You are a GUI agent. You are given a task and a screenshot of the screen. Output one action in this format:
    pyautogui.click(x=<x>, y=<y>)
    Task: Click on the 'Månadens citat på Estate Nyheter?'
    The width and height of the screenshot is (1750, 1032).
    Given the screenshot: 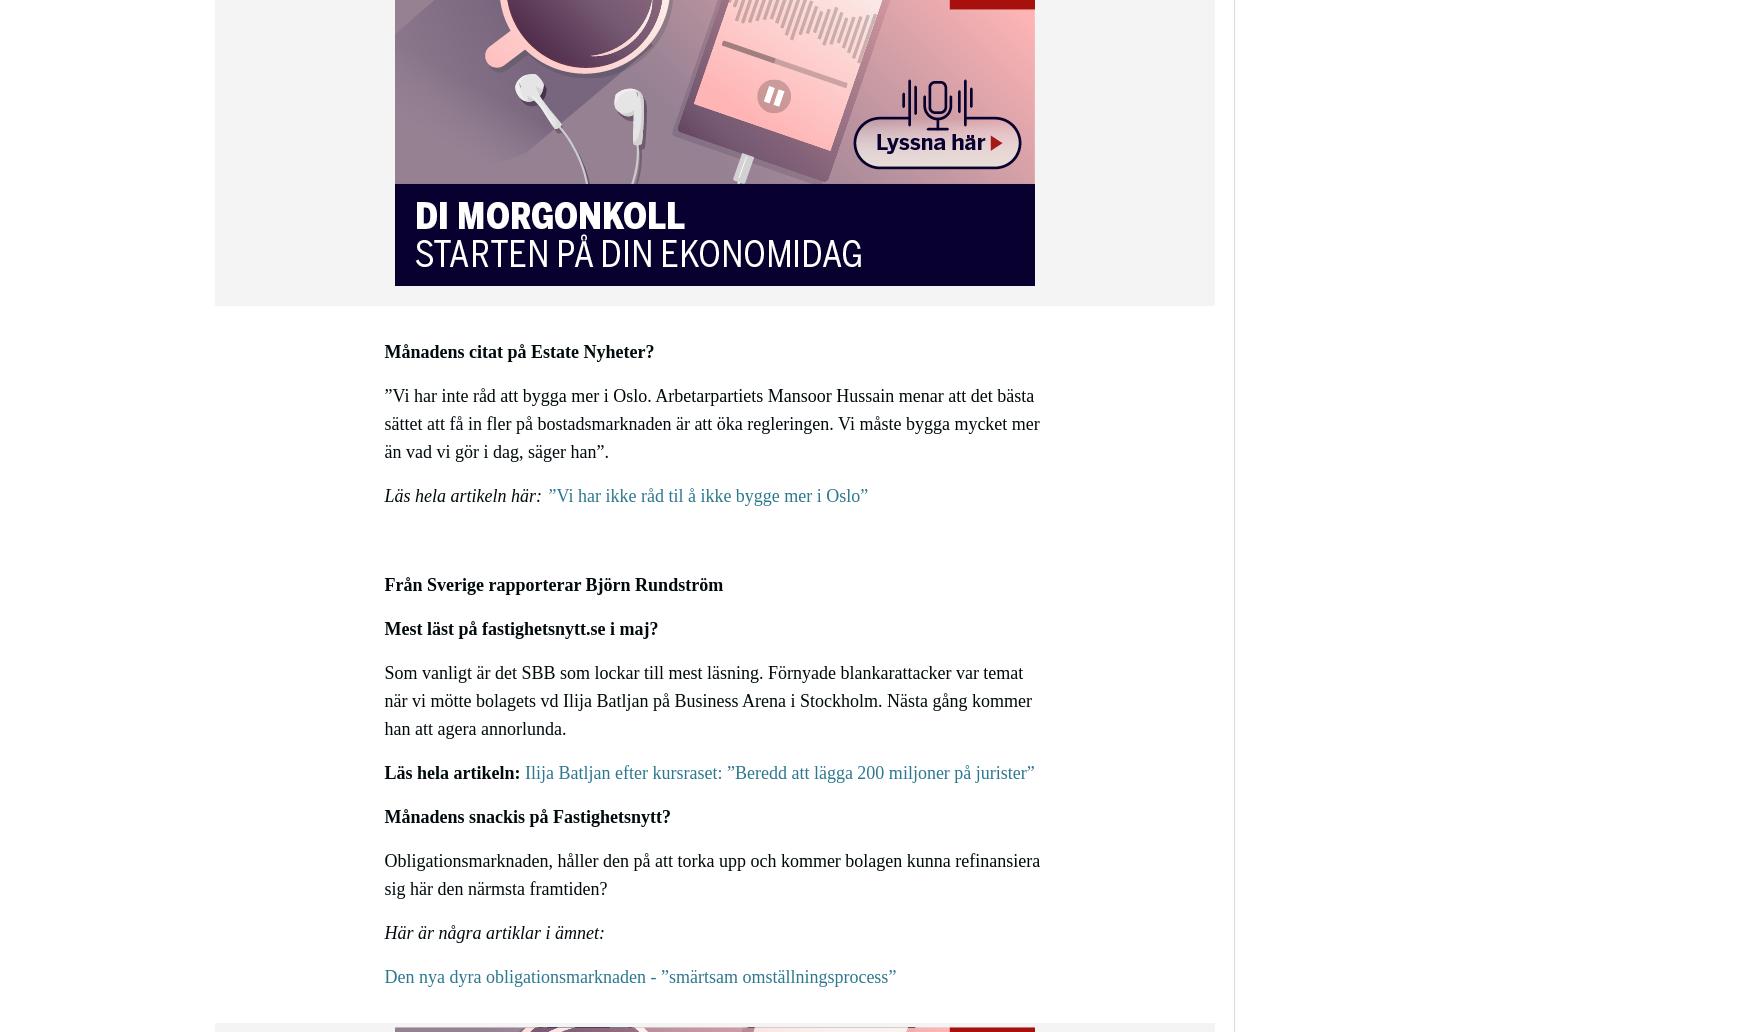 What is the action you would take?
    pyautogui.click(x=518, y=352)
    